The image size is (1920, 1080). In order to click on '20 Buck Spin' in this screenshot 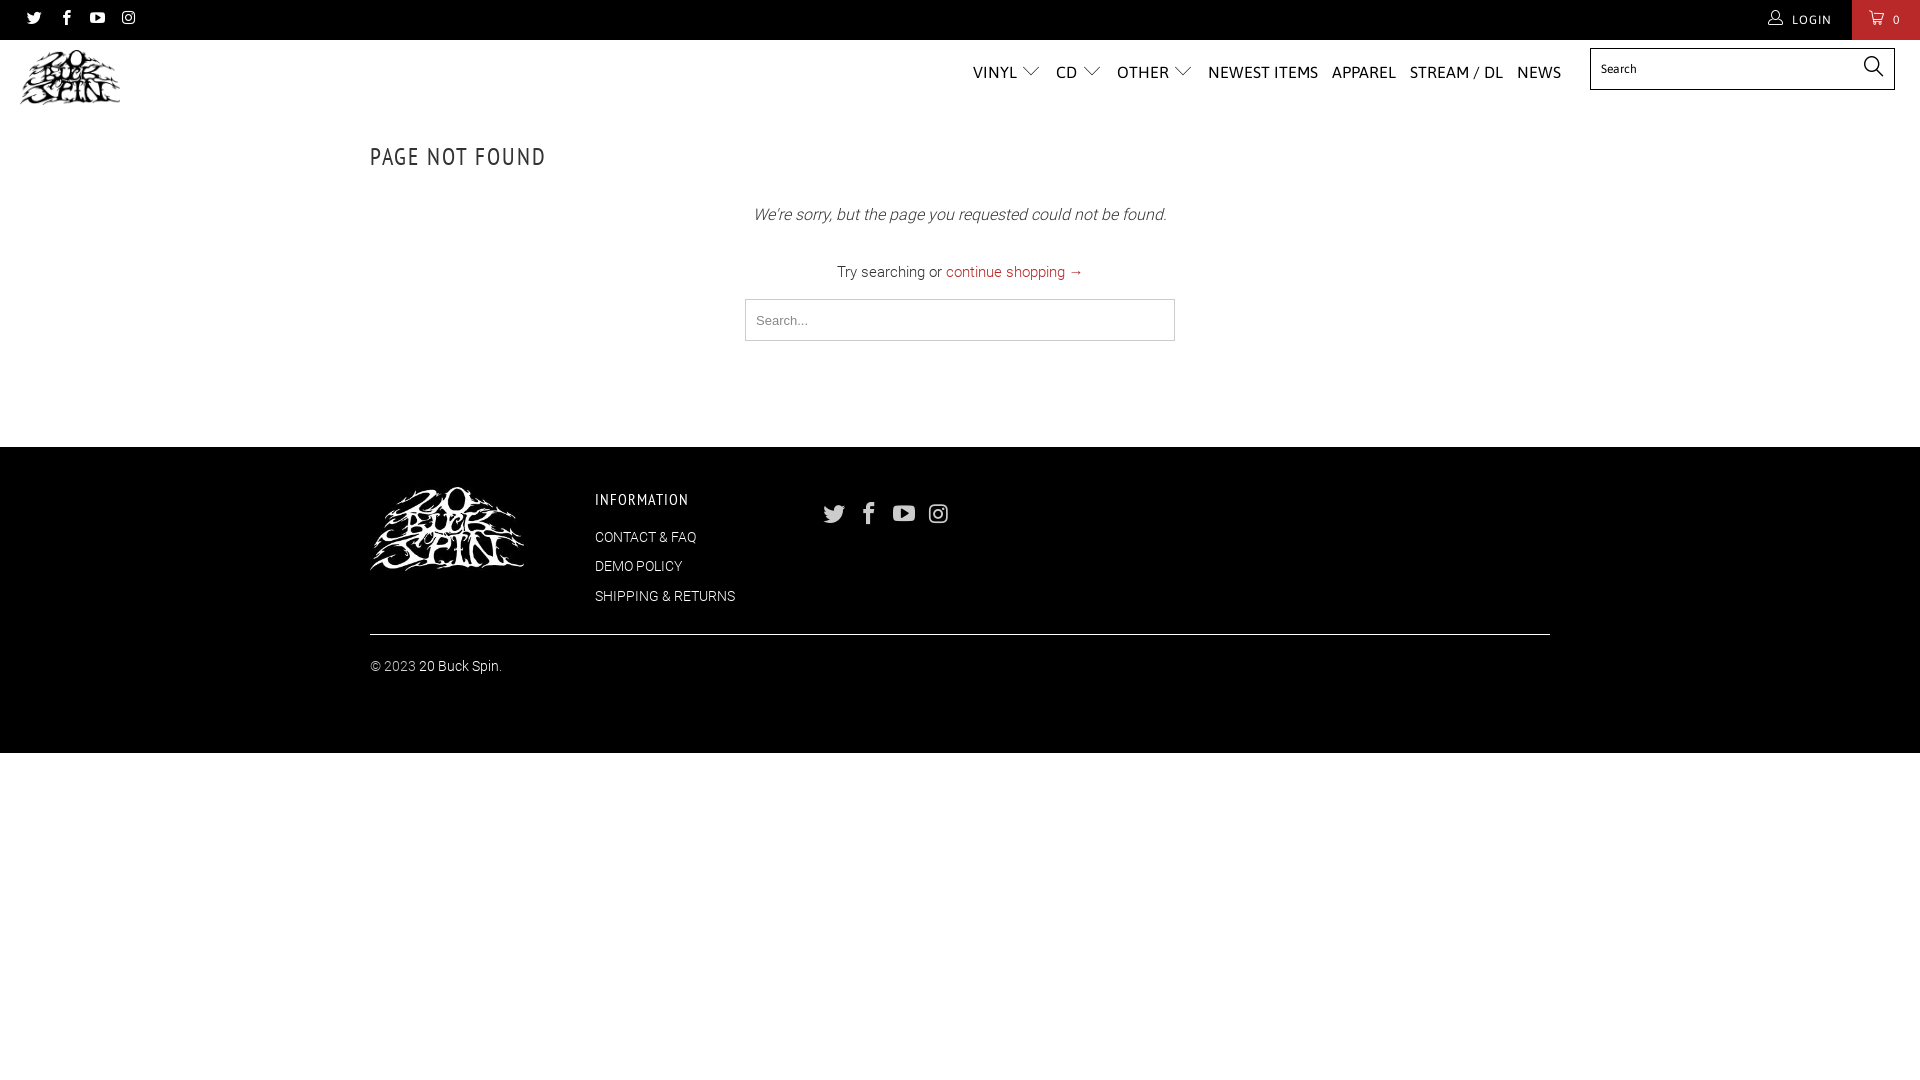, I will do `click(458, 666)`.